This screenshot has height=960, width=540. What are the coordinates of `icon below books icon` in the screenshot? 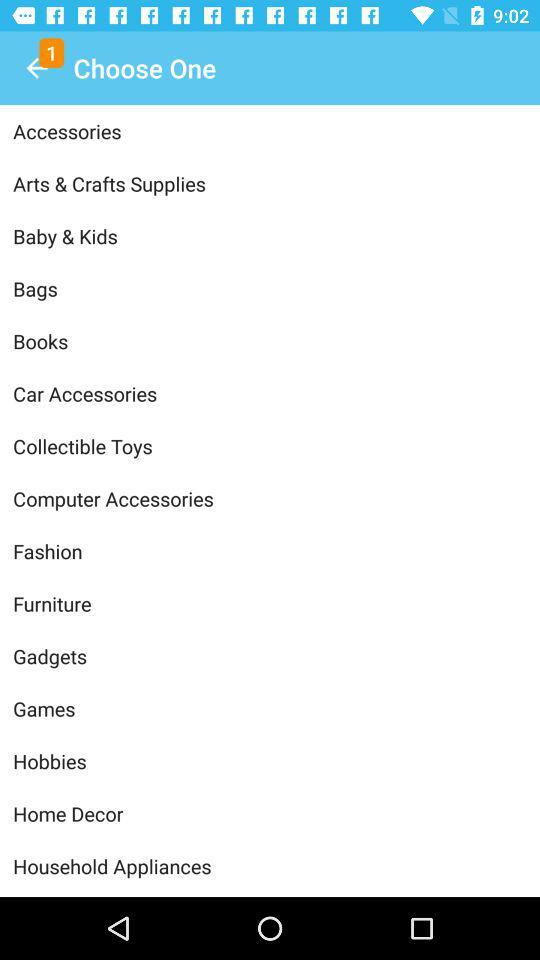 It's located at (270, 392).